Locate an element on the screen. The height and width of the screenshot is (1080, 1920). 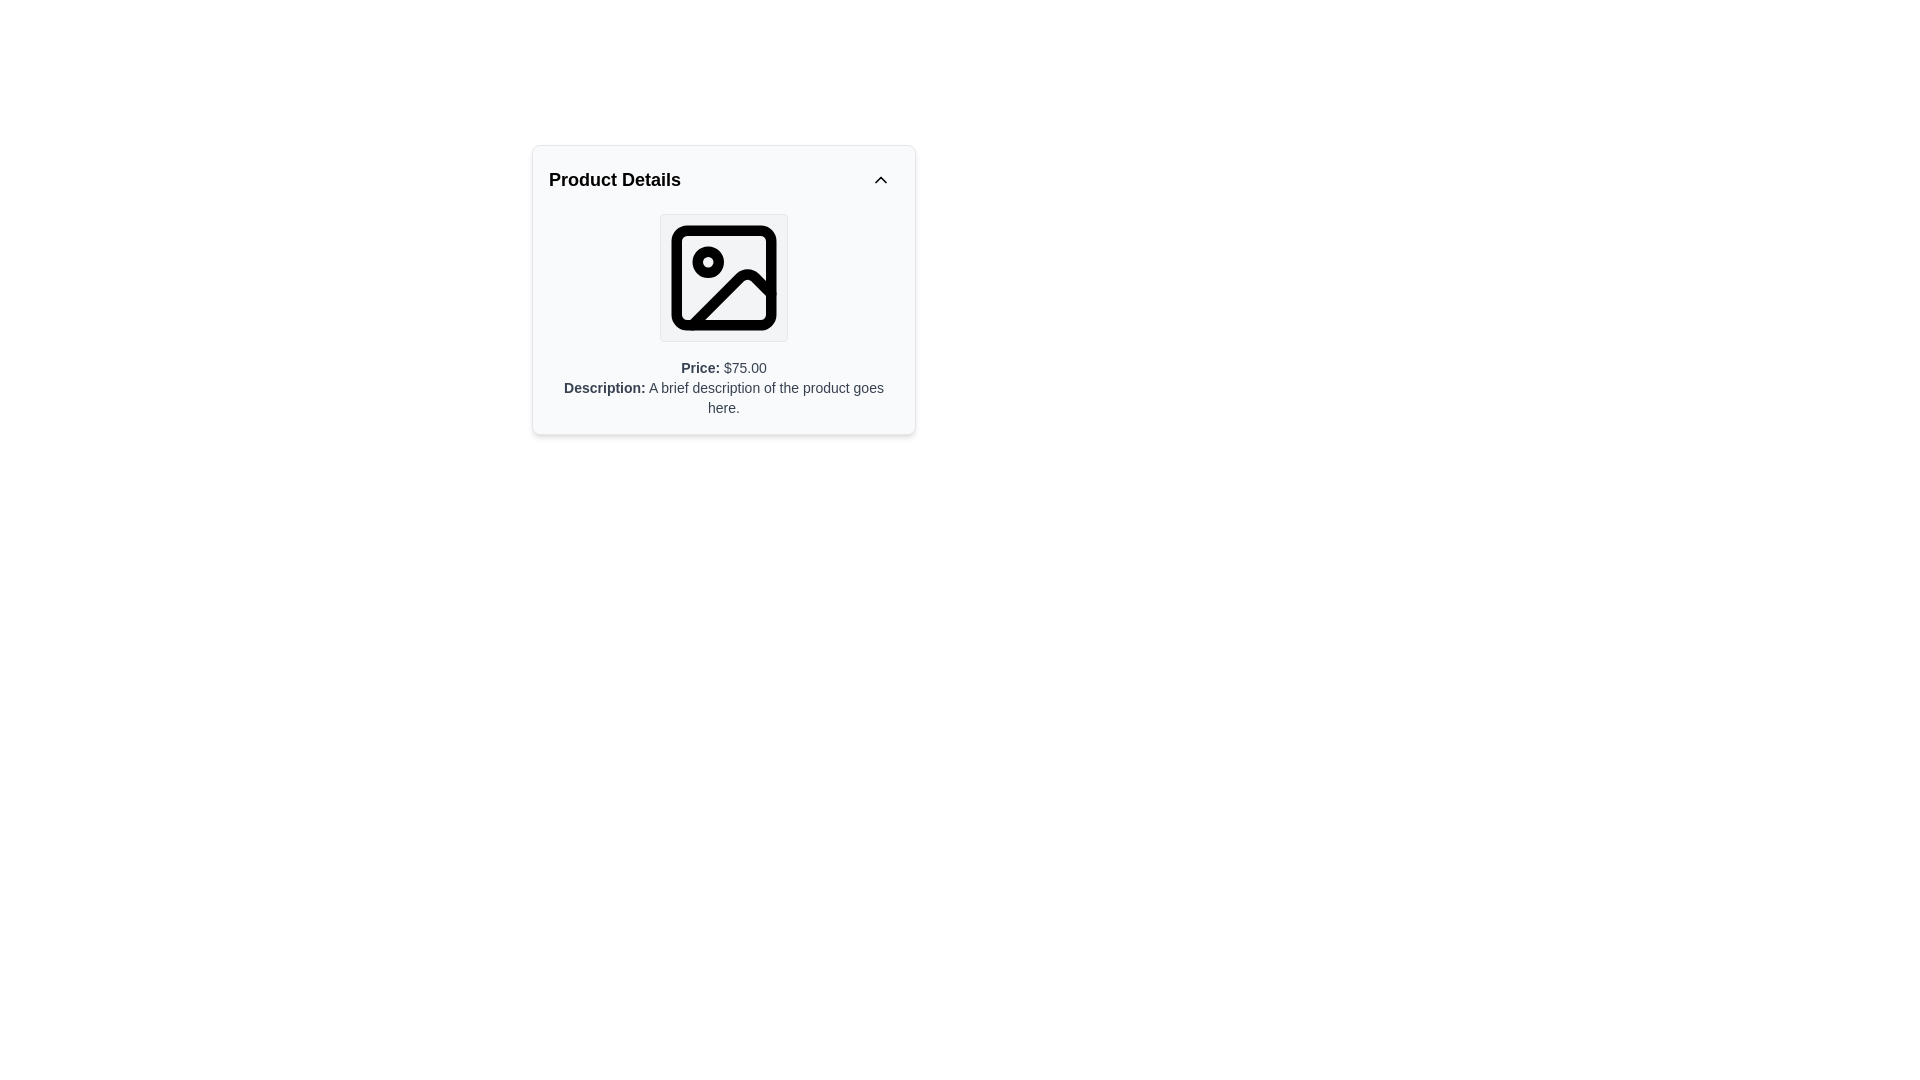
the upward-facing chevron-shaped icon located in the top-right corner of the 'Product Details' card is located at coordinates (880, 180).